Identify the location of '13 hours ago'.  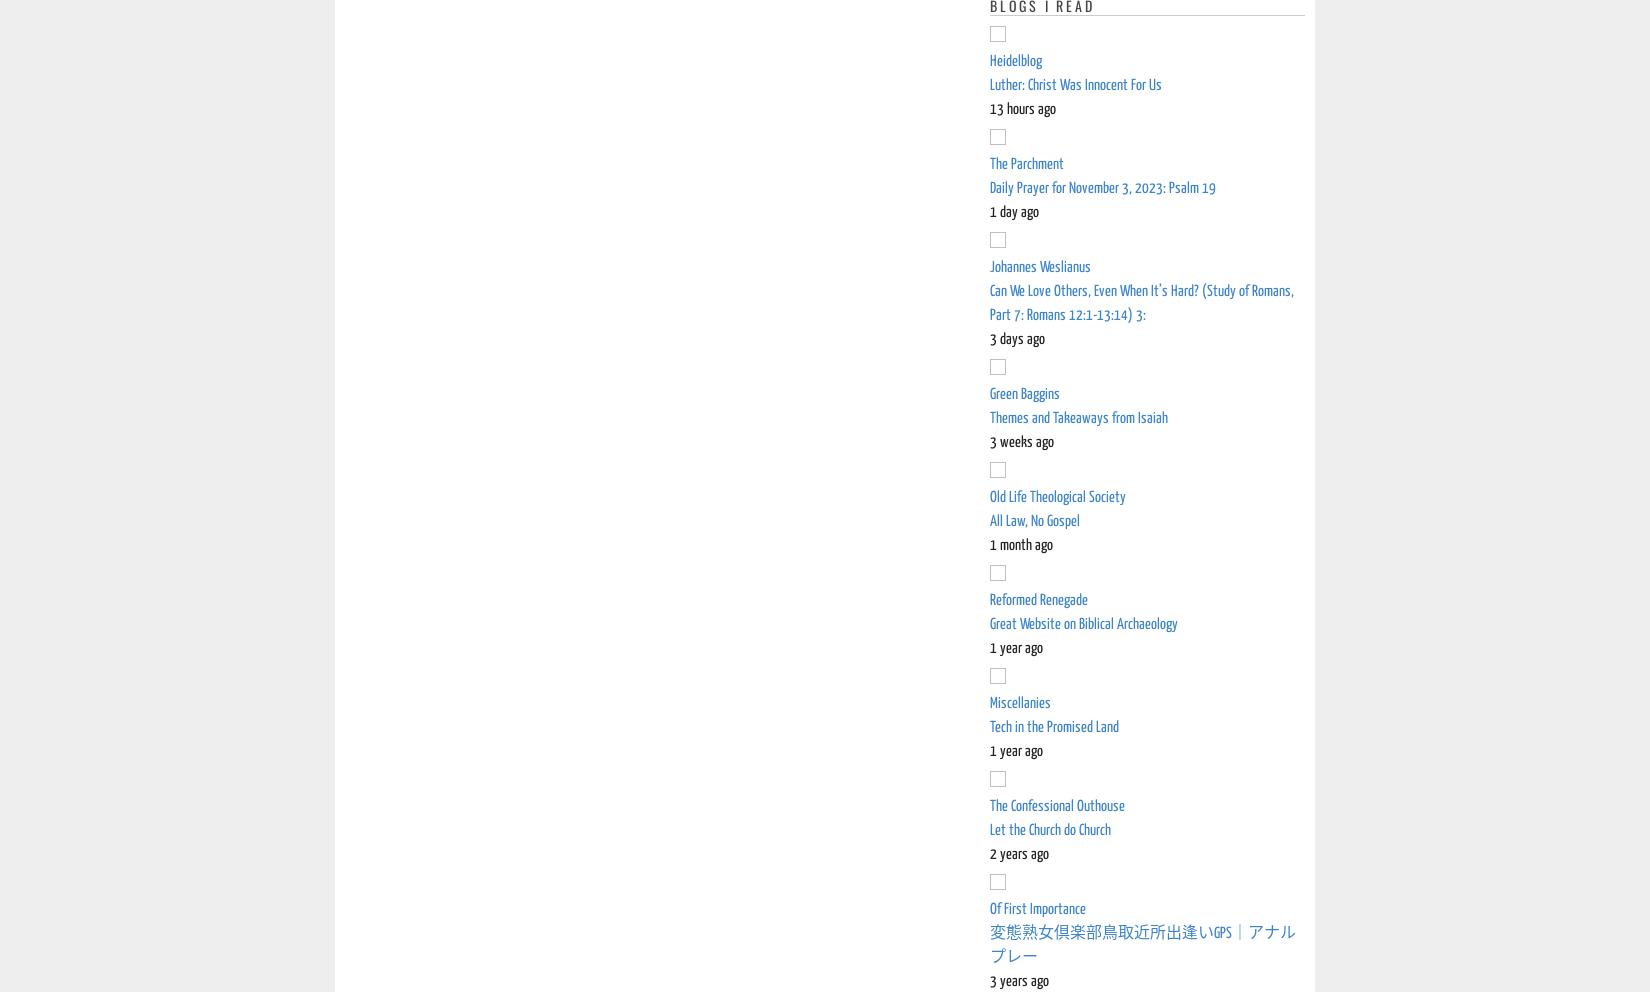
(1023, 108).